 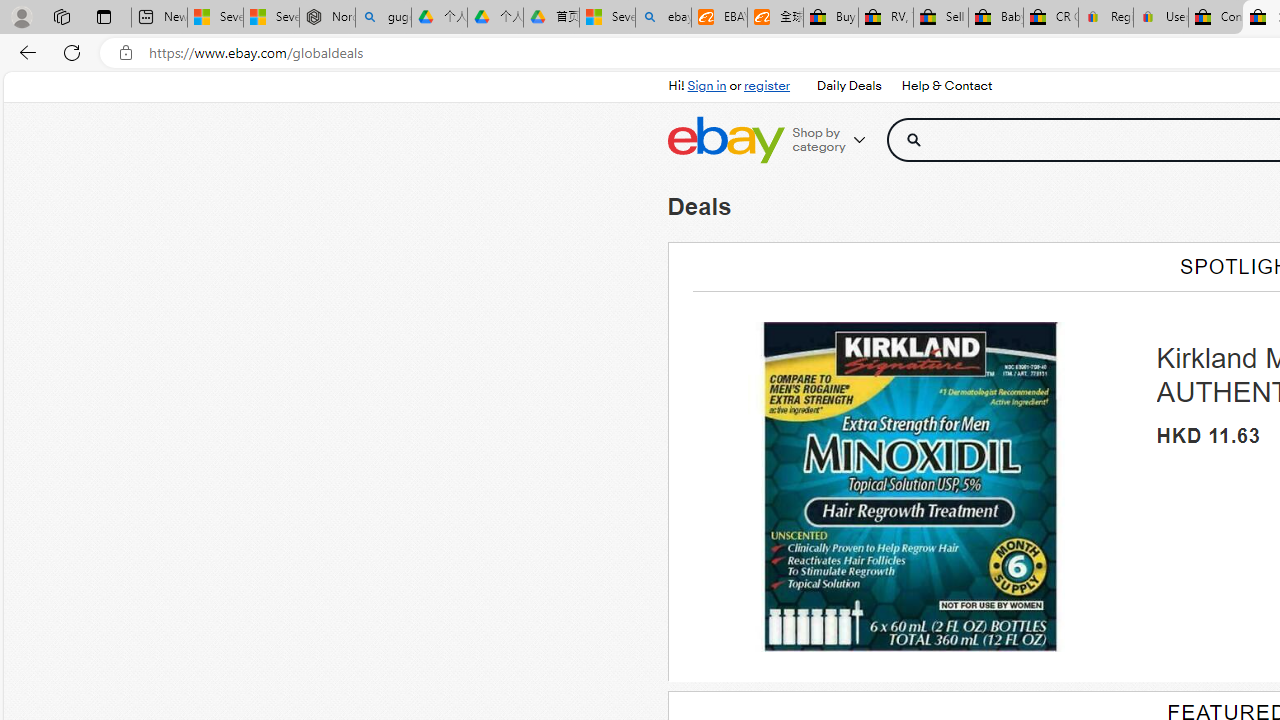 What do you see at coordinates (849, 86) in the screenshot?
I see `'Daily Deals'` at bounding box center [849, 86].